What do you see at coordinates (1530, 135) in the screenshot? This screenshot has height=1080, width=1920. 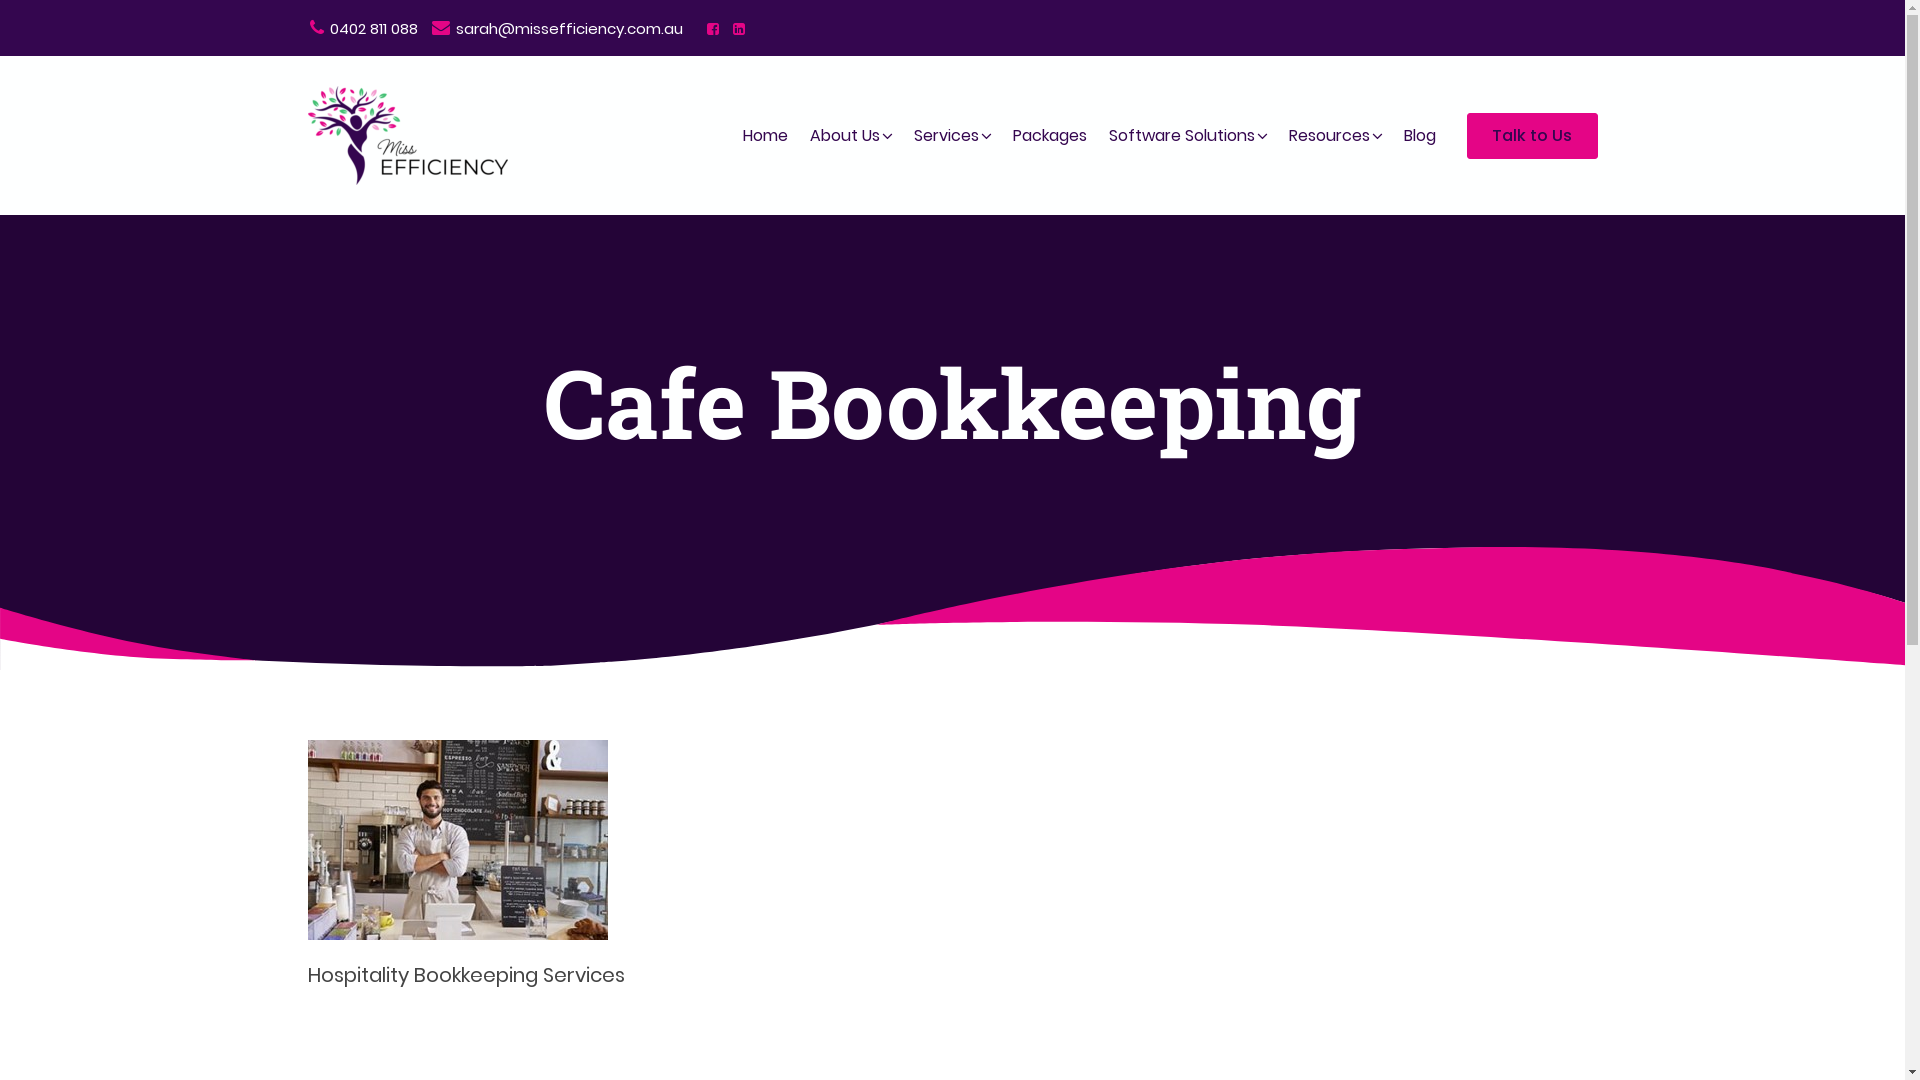 I see `'Talk to Us'` at bounding box center [1530, 135].